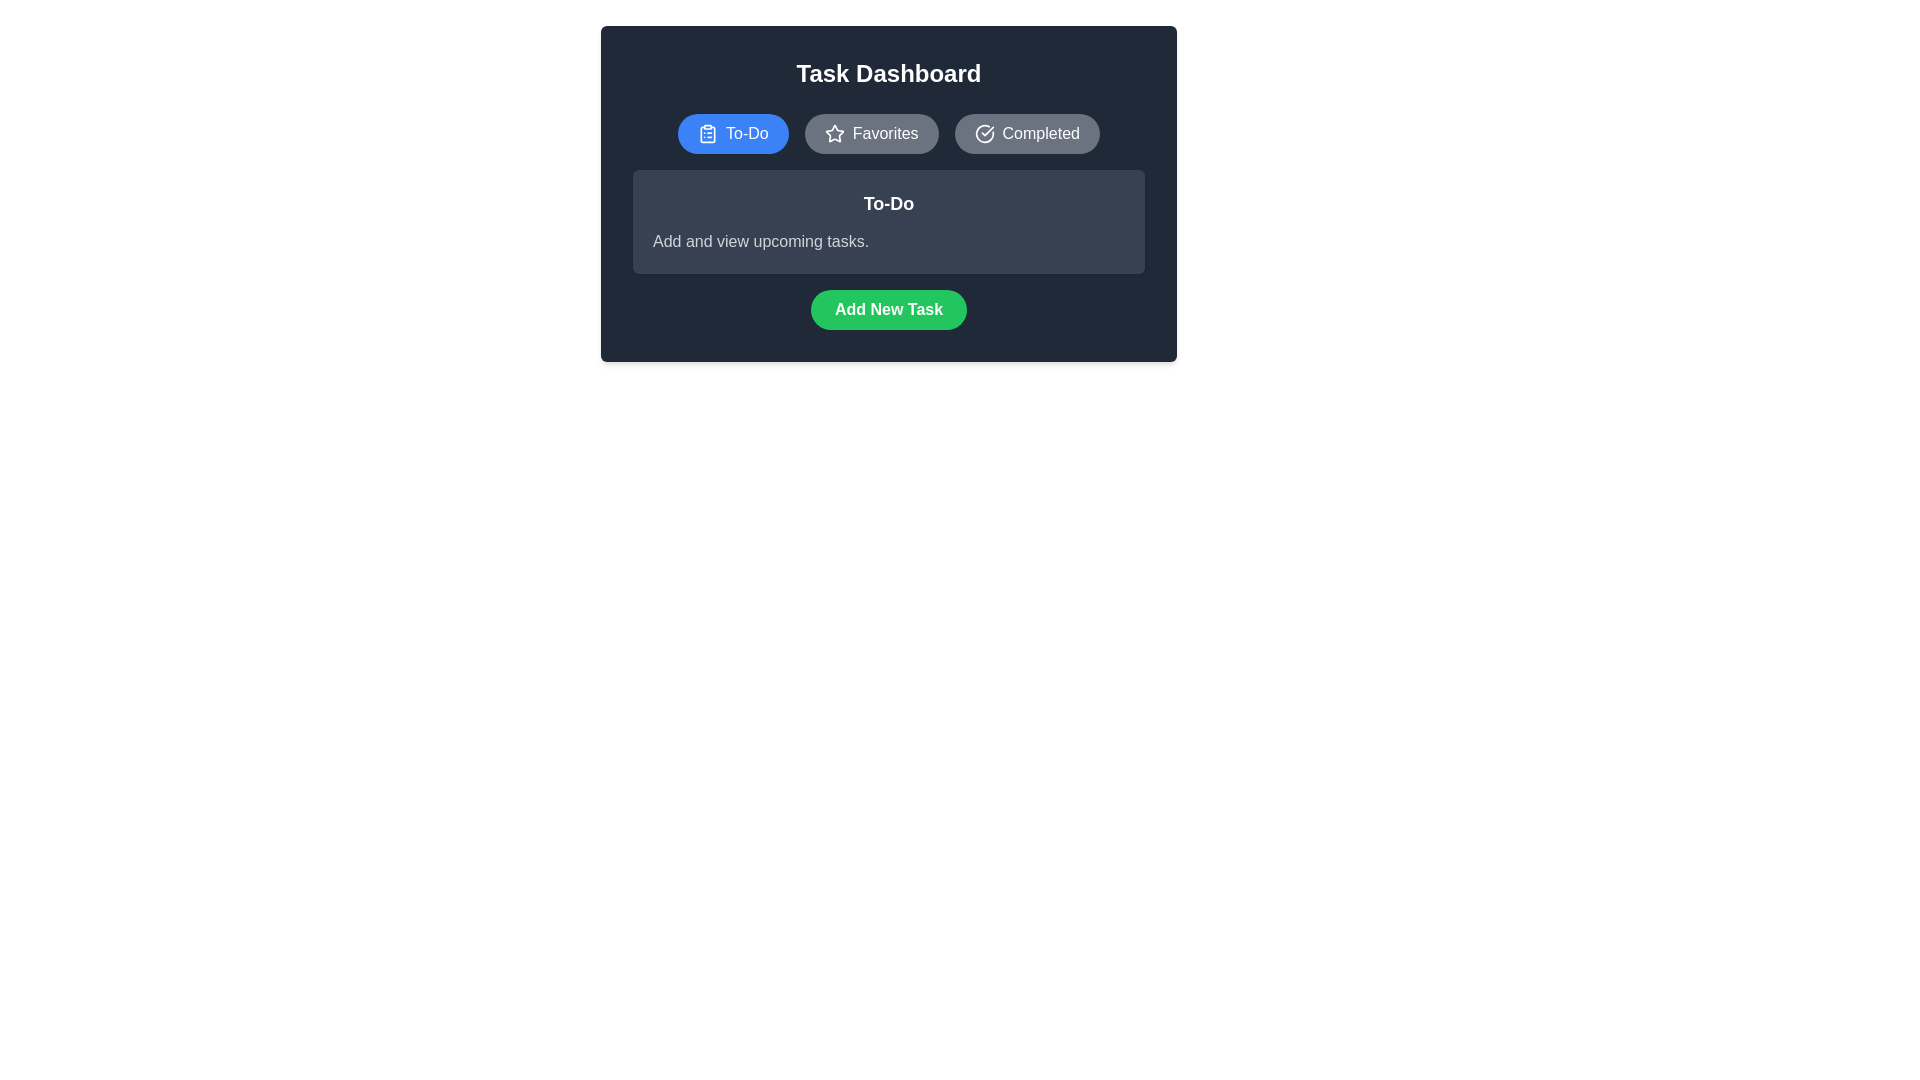 The image size is (1920, 1080). What do you see at coordinates (732, 134) in the screenshot?
I see `the button labeled To-Do to observe its visual feedback` at bounding box center [732, 134].